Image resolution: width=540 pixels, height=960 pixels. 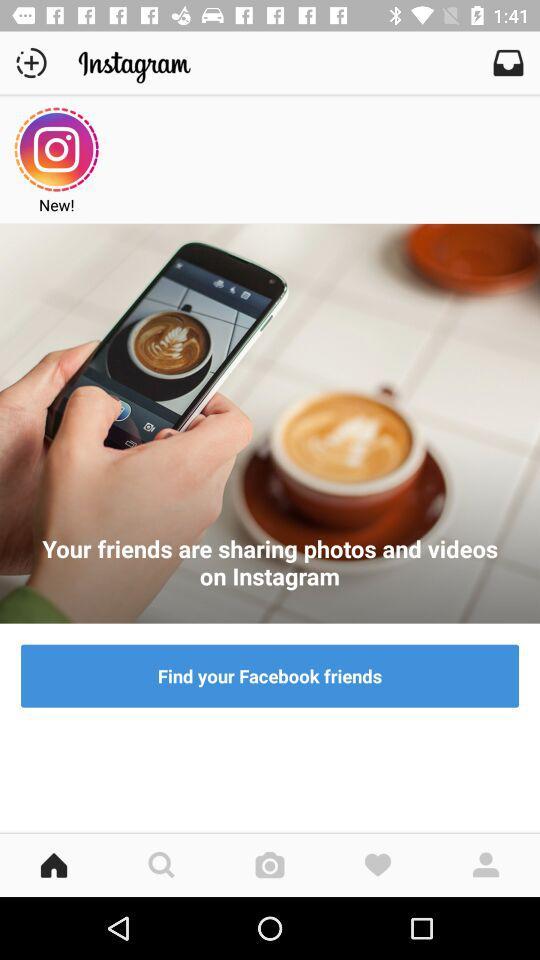 I want to click on the add icon, so click(x=30, y=62).